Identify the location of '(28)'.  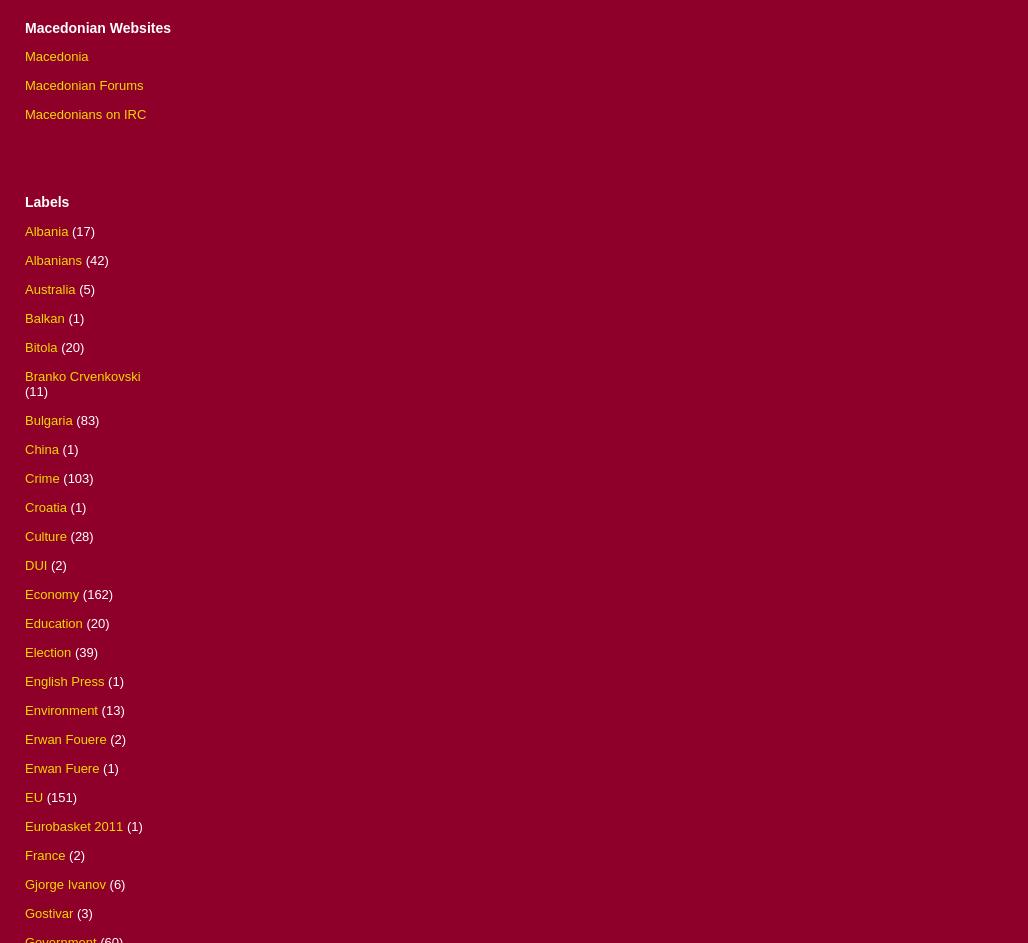
(80, 535).